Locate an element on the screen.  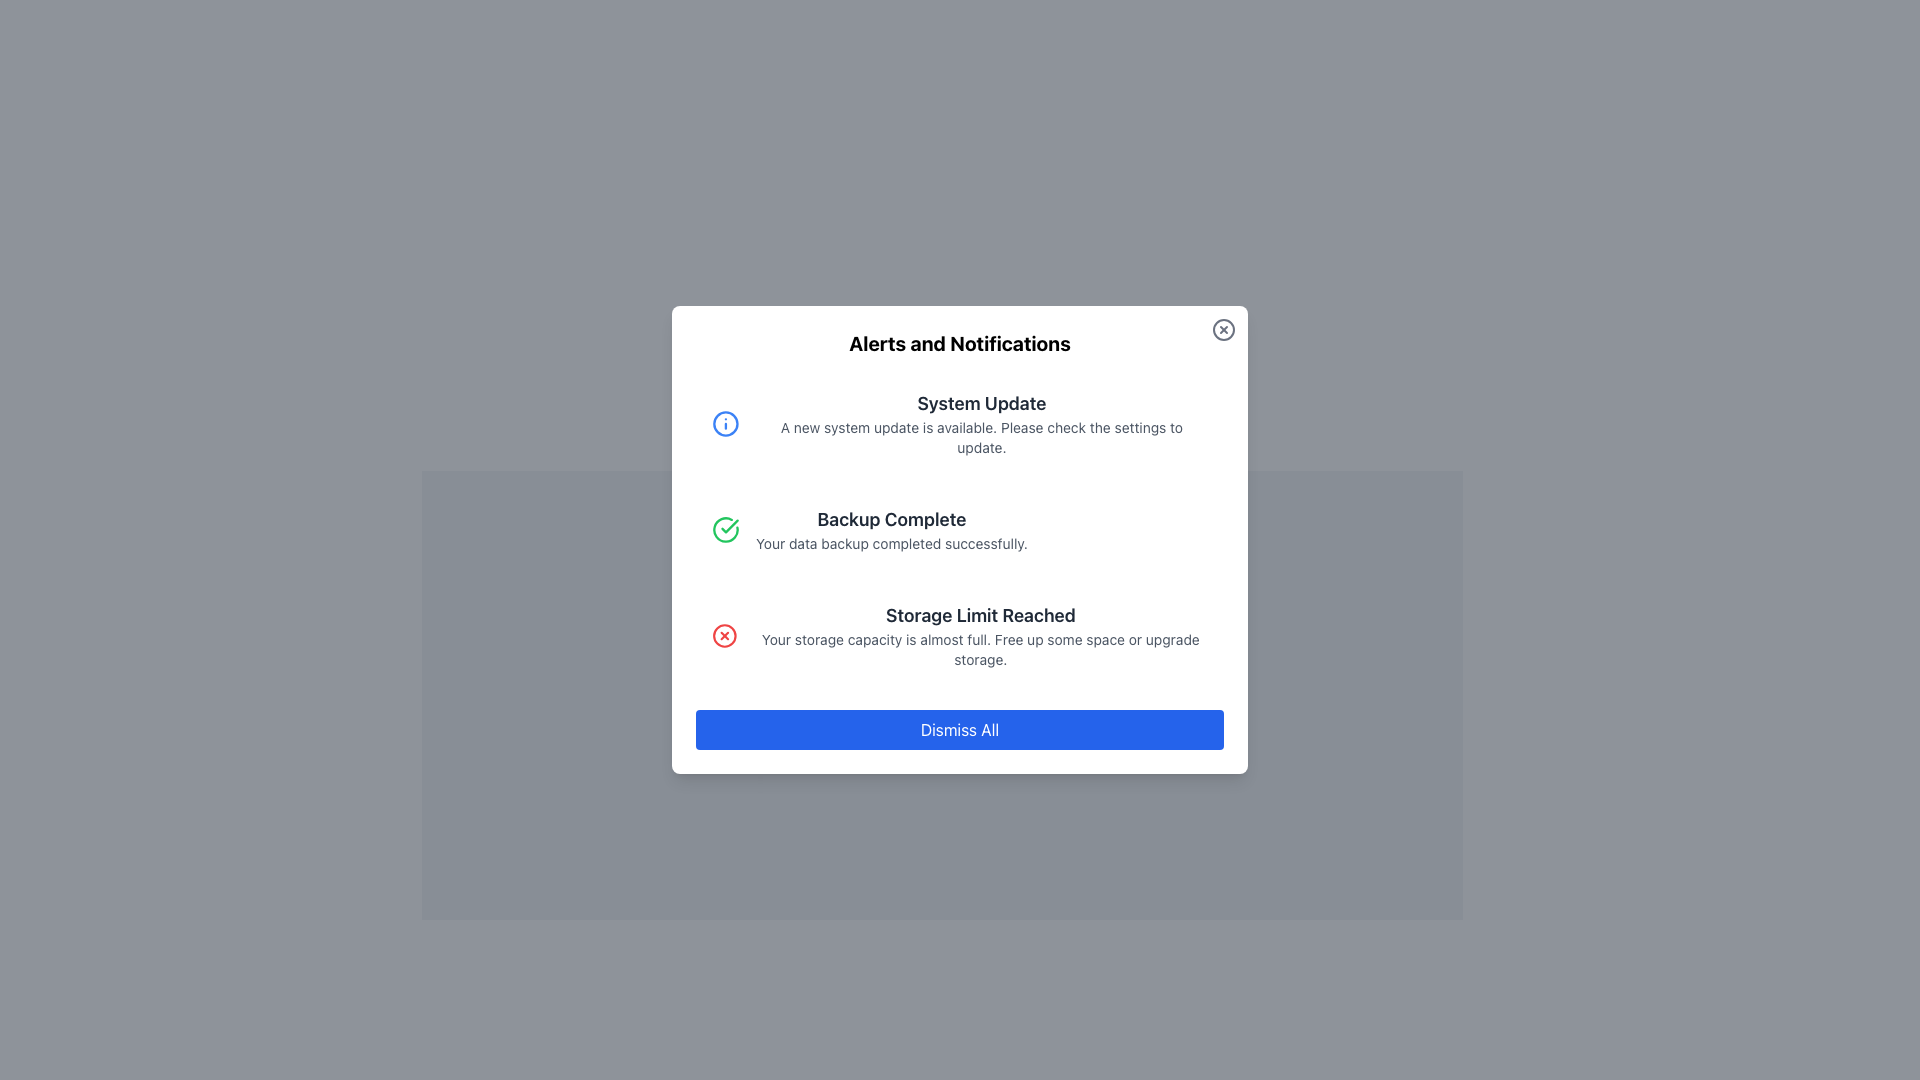
the text label titled 'System Update' which is styled in bold gray font and is centrally aligned above the description text is located at coordinates (981, 404).